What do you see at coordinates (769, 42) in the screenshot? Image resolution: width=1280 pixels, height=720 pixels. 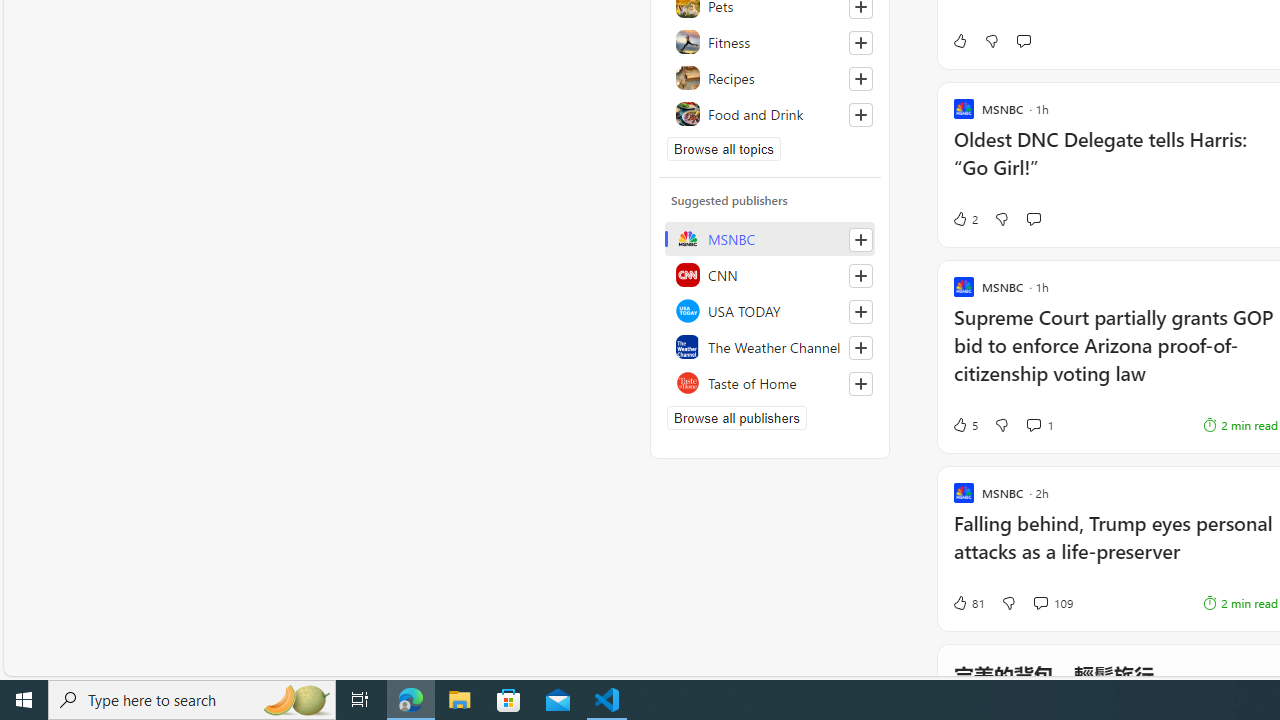 I see `'Fitness'` at bounding box center [769, 42].